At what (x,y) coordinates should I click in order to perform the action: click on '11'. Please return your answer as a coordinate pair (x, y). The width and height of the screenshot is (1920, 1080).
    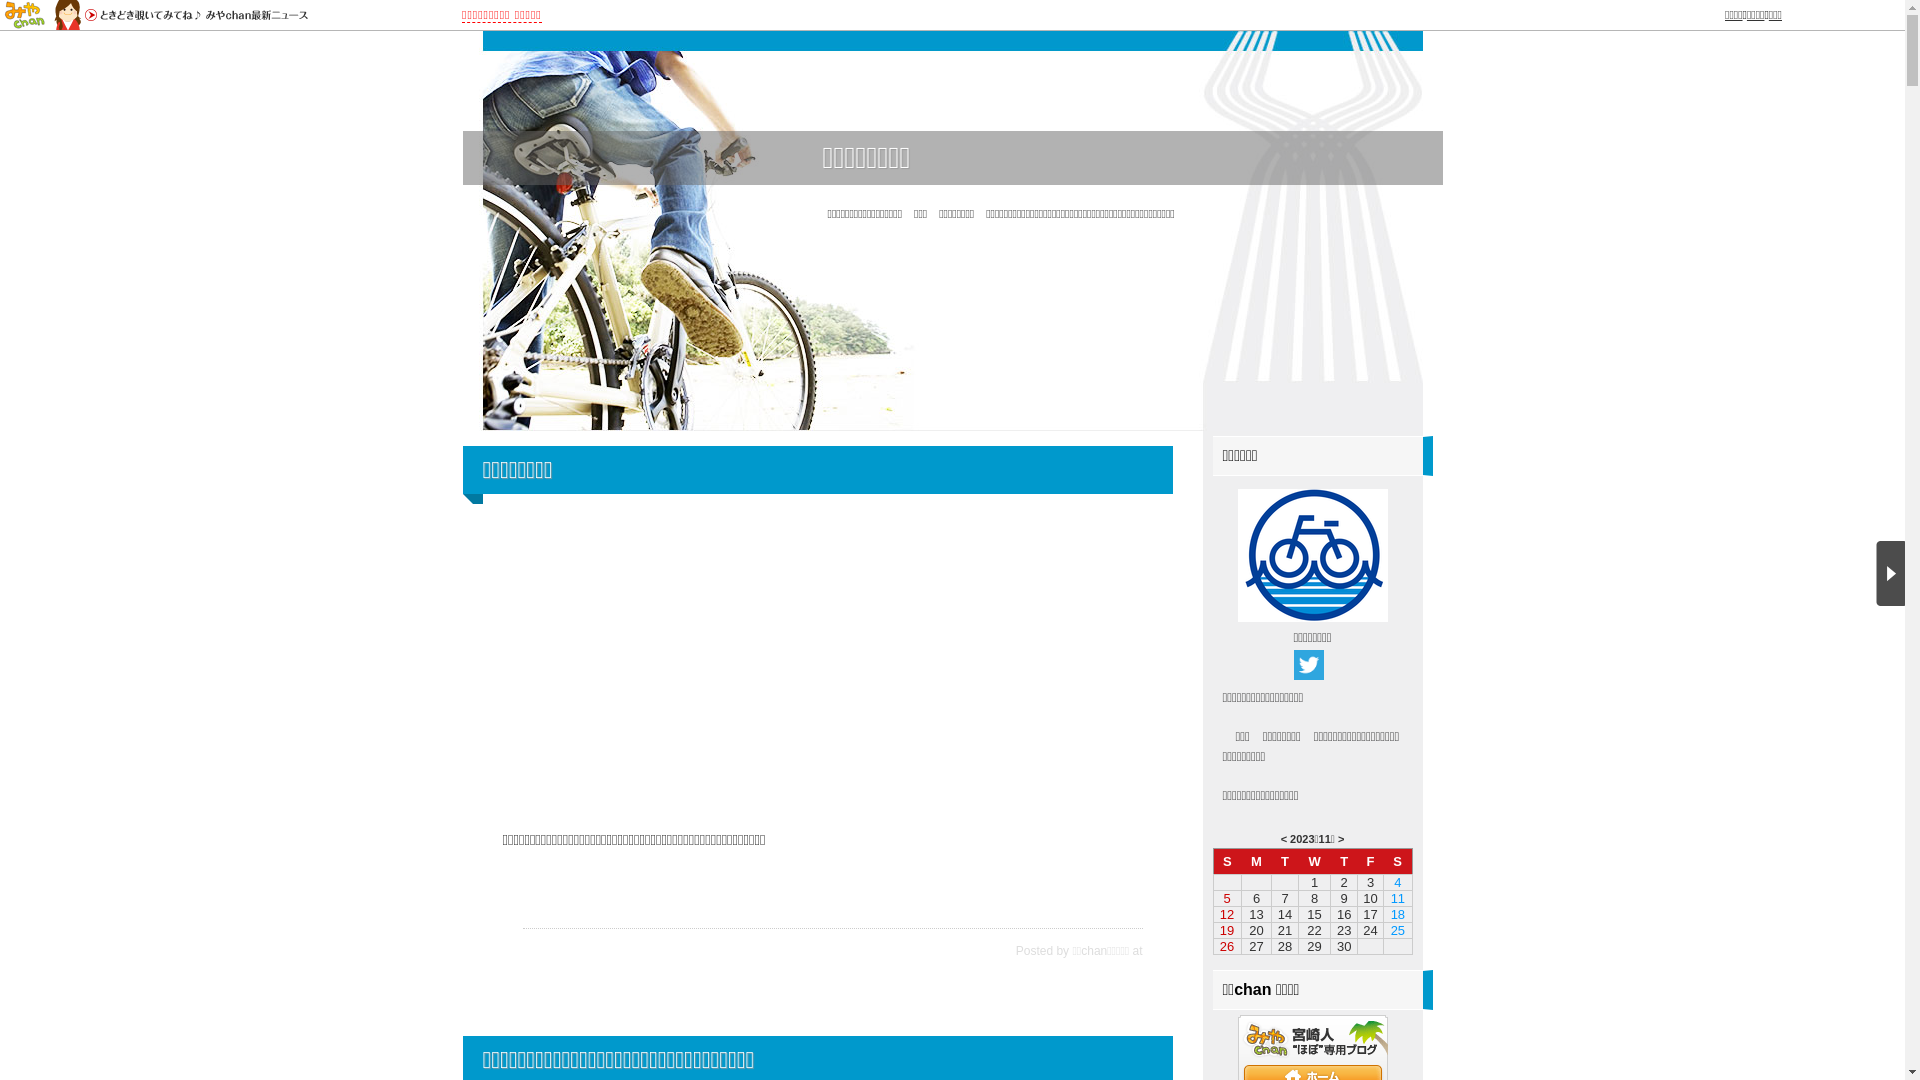
    Looking at the image, I should click on (1319, 839).